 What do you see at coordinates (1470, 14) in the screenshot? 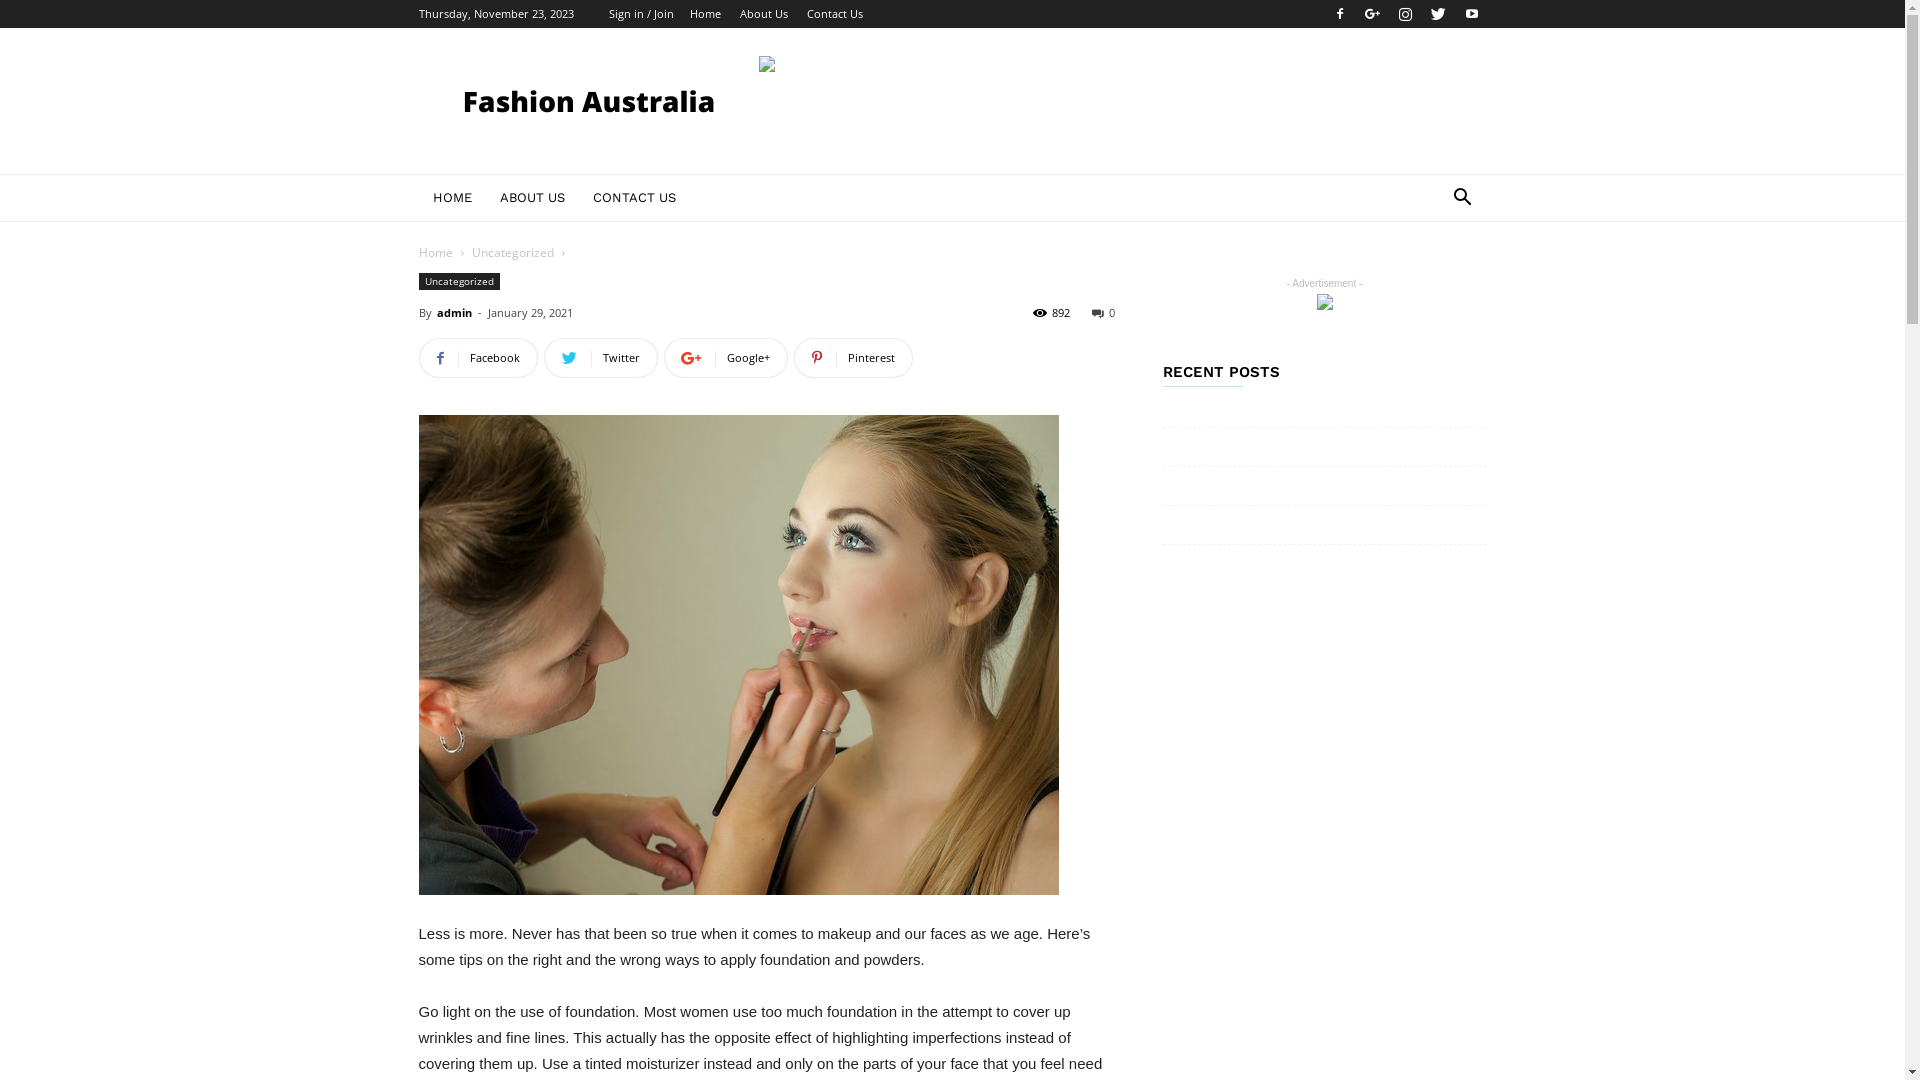
I see `'Youtube'` at bounding box center [1470, 14].